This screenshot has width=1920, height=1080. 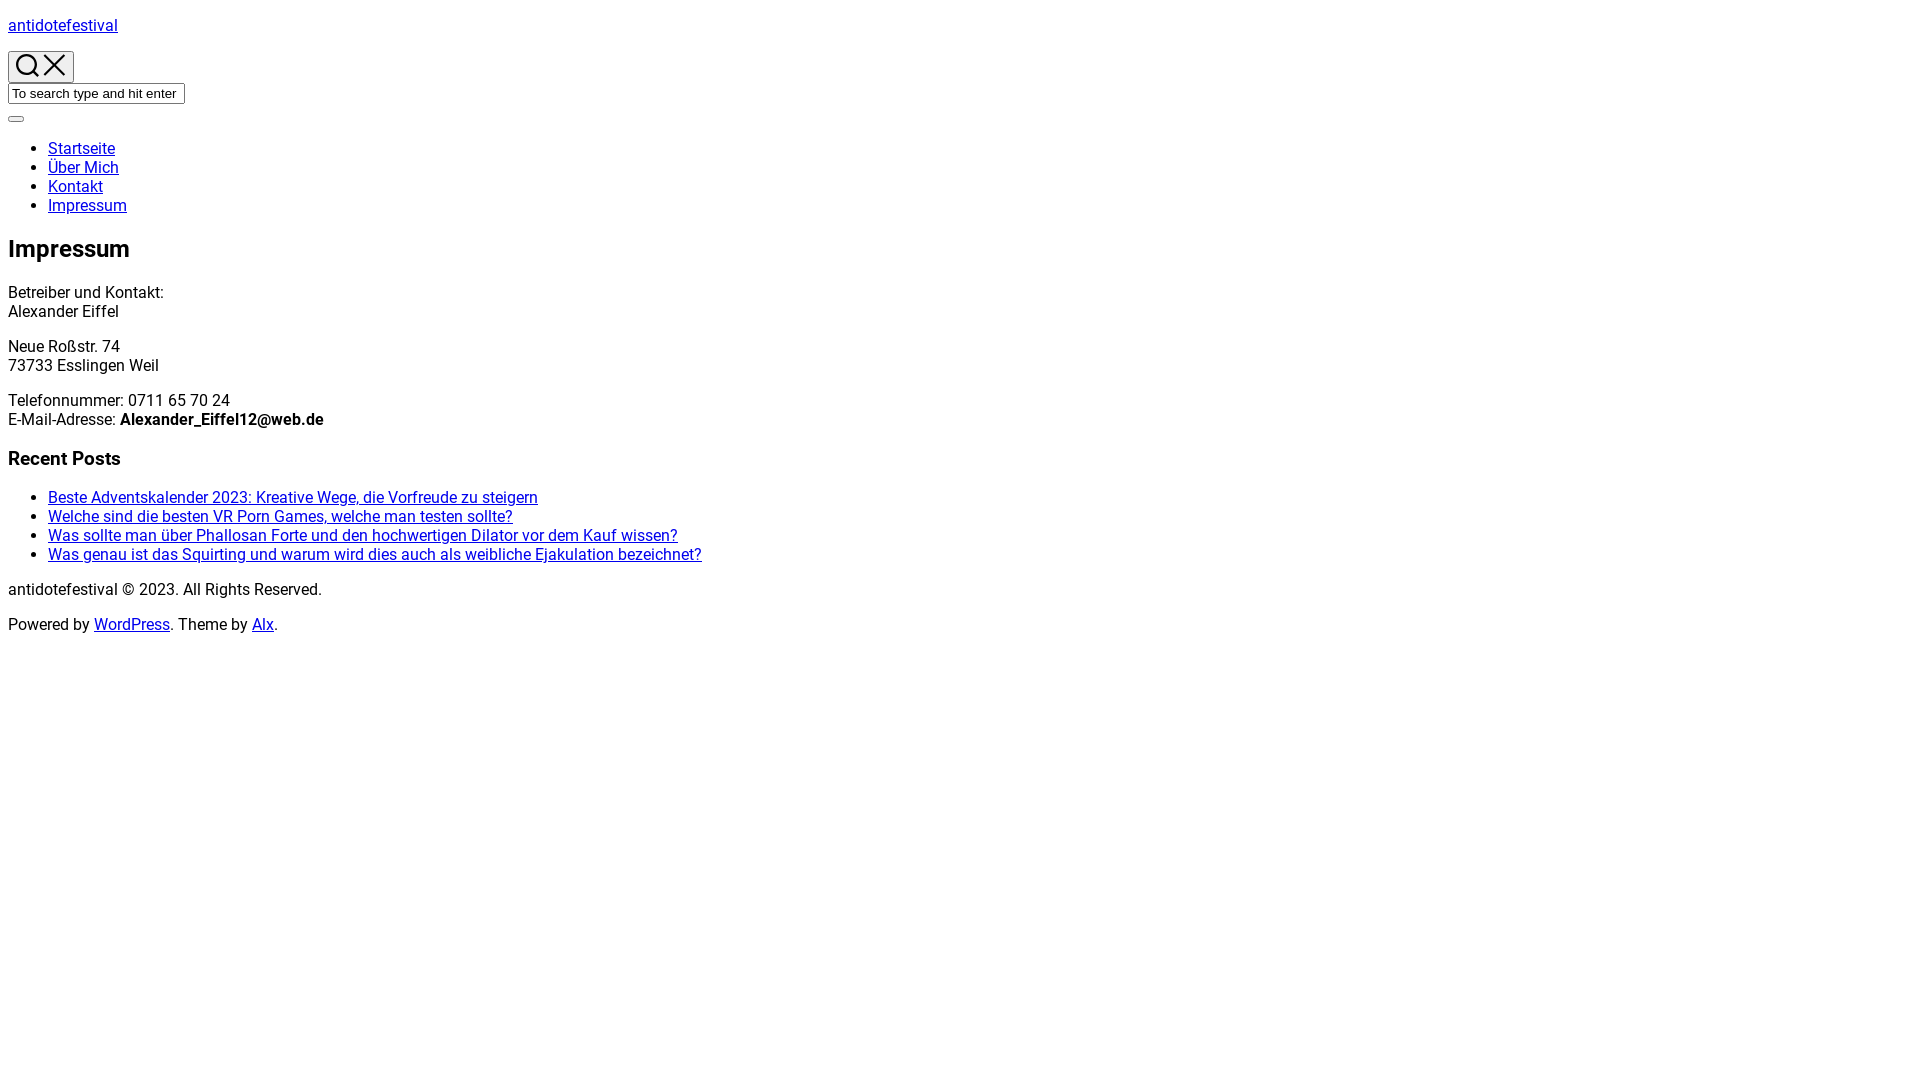 I want to click on 'Kontakt', so click(x=75, y=186).